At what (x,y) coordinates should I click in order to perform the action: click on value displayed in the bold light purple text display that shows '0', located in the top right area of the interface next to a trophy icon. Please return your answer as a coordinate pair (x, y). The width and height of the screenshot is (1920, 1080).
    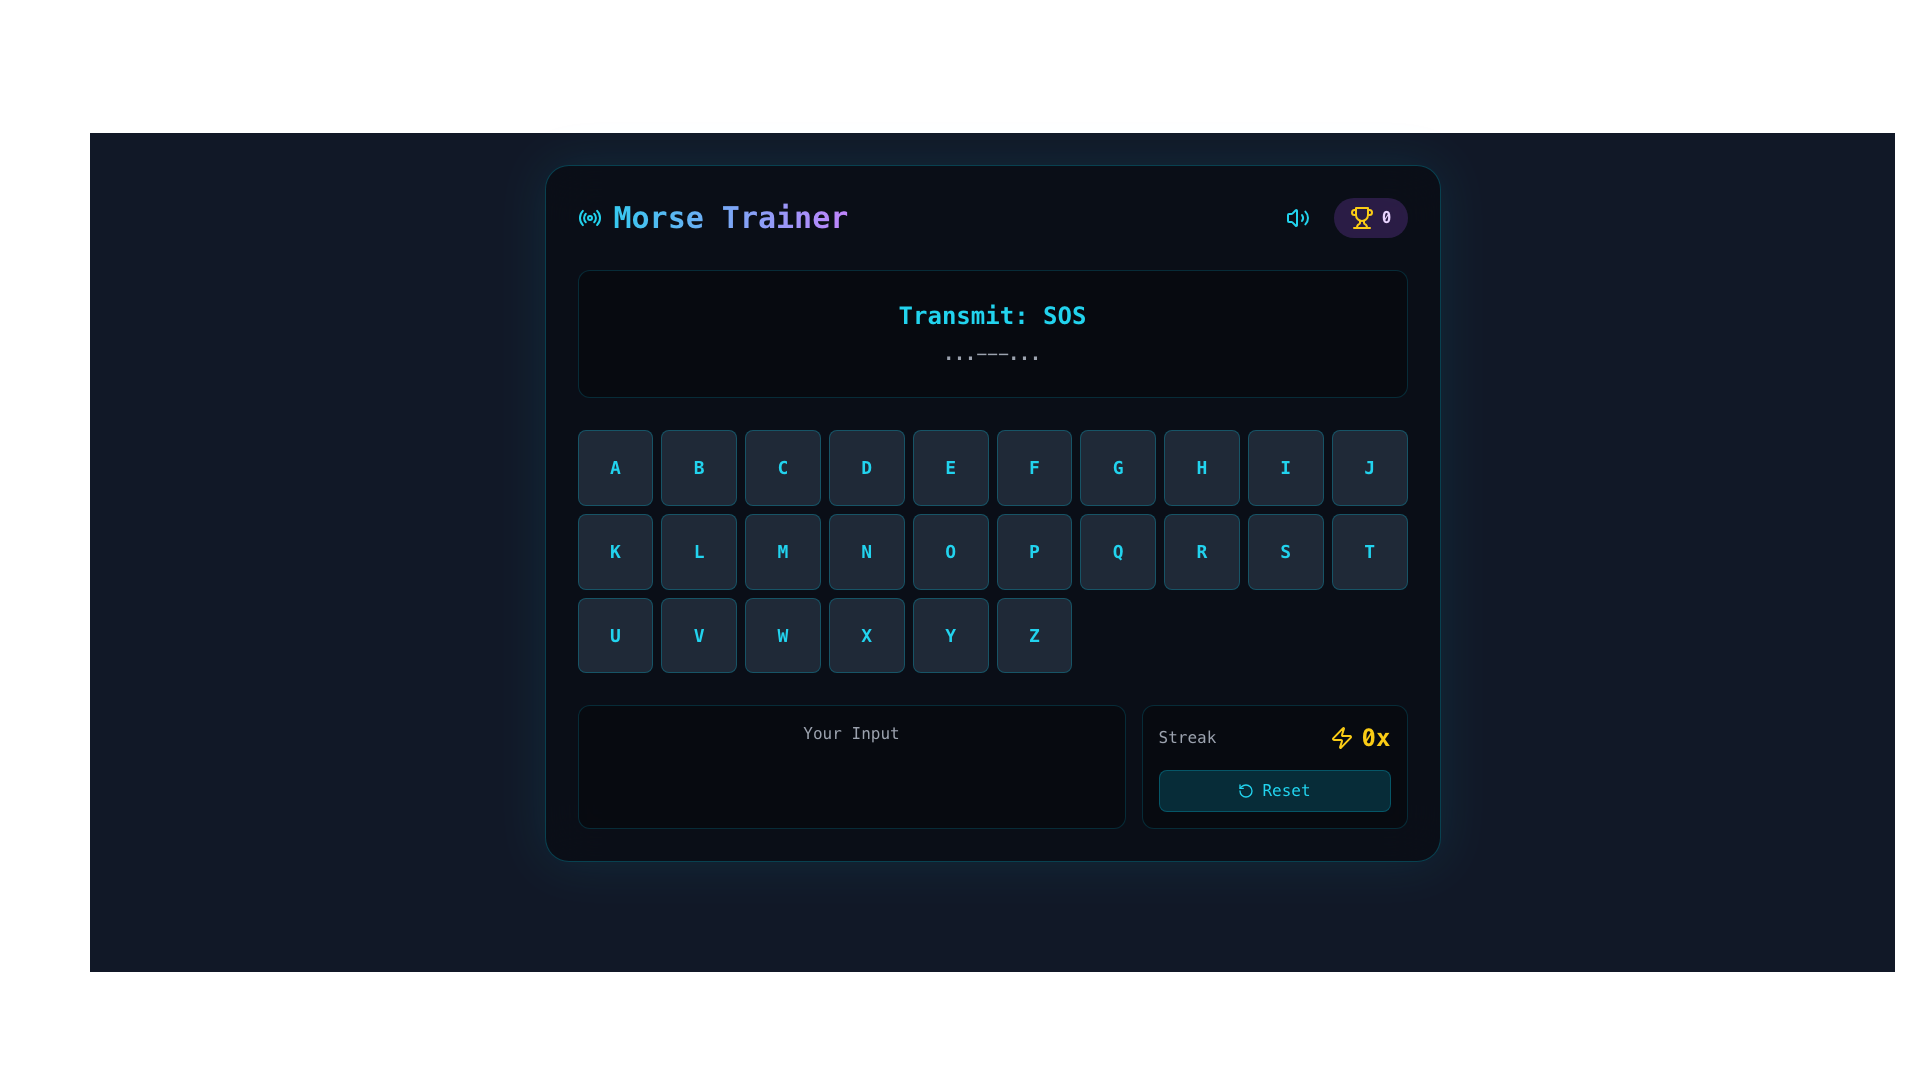
    Looking at the image, I should click on (1385, 218).